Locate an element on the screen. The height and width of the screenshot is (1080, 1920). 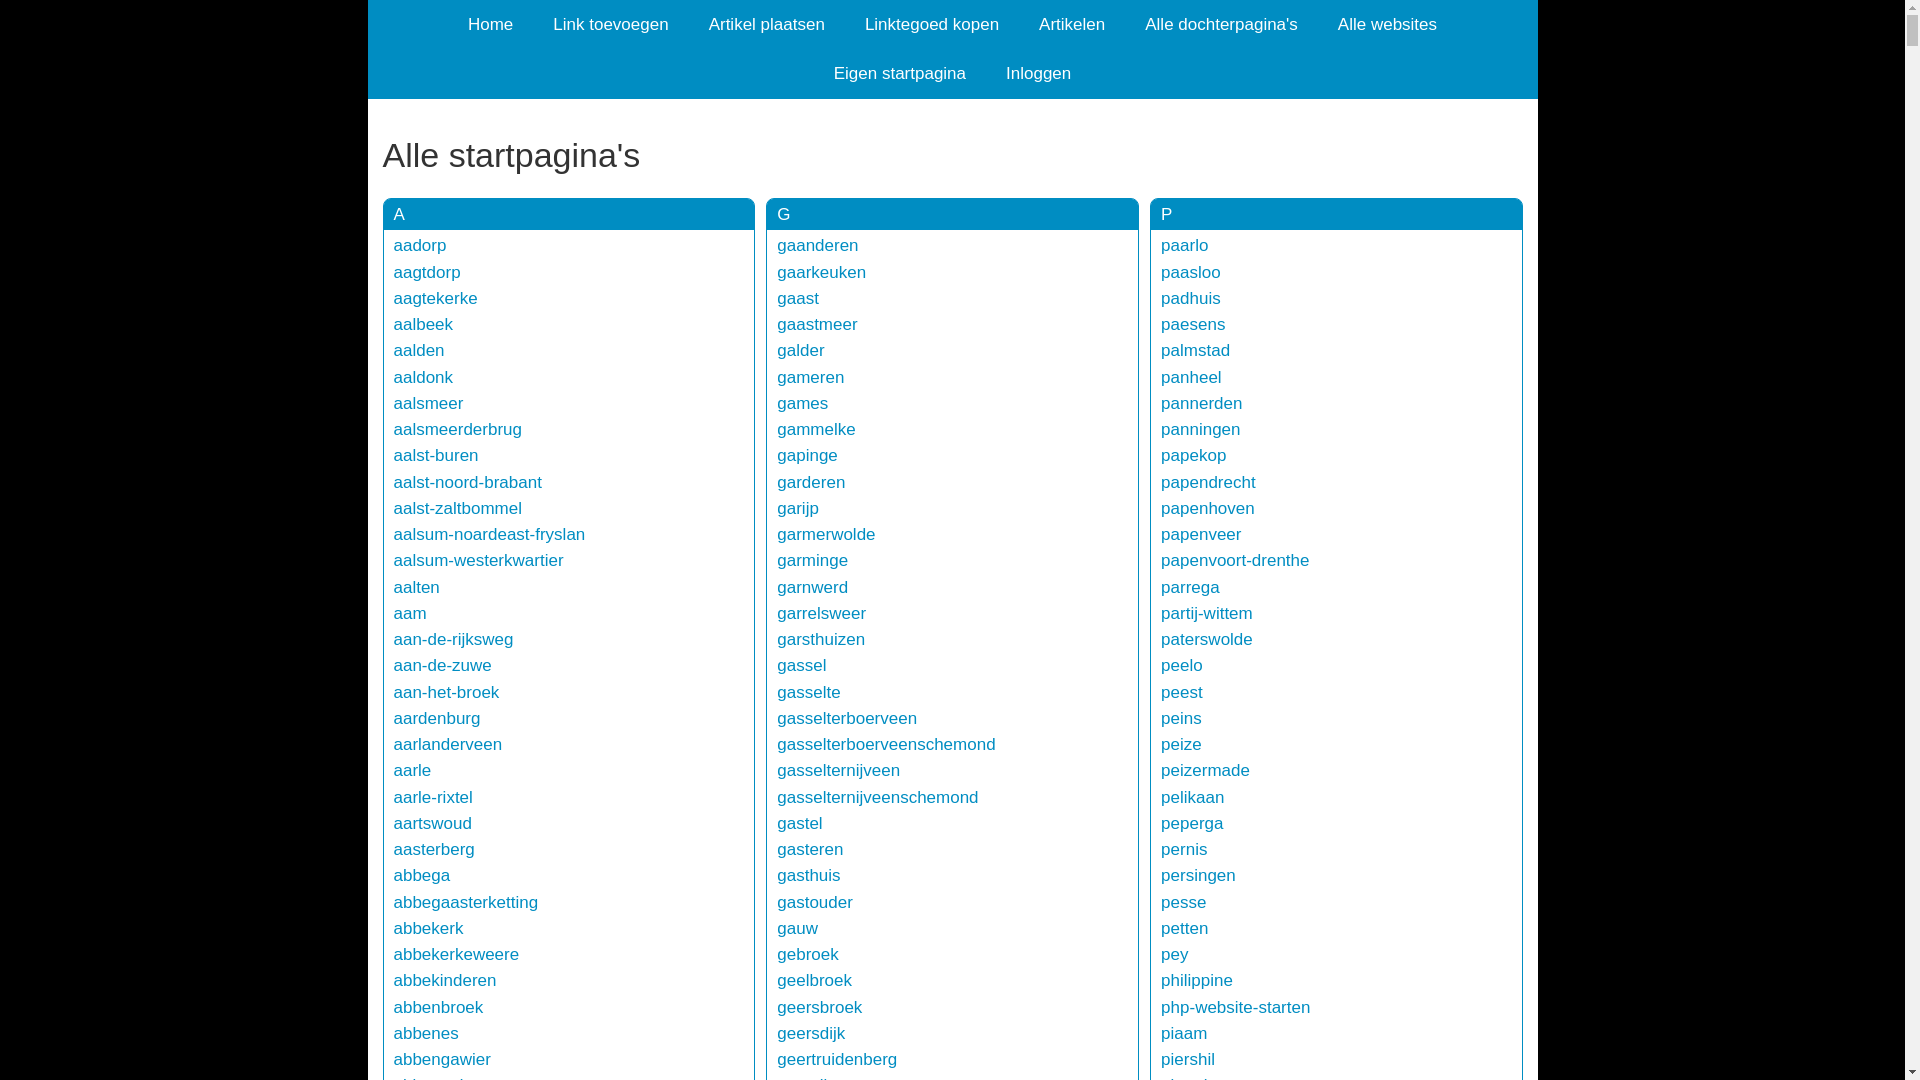
'Inloggen' is located at coordinates (1038, 72).